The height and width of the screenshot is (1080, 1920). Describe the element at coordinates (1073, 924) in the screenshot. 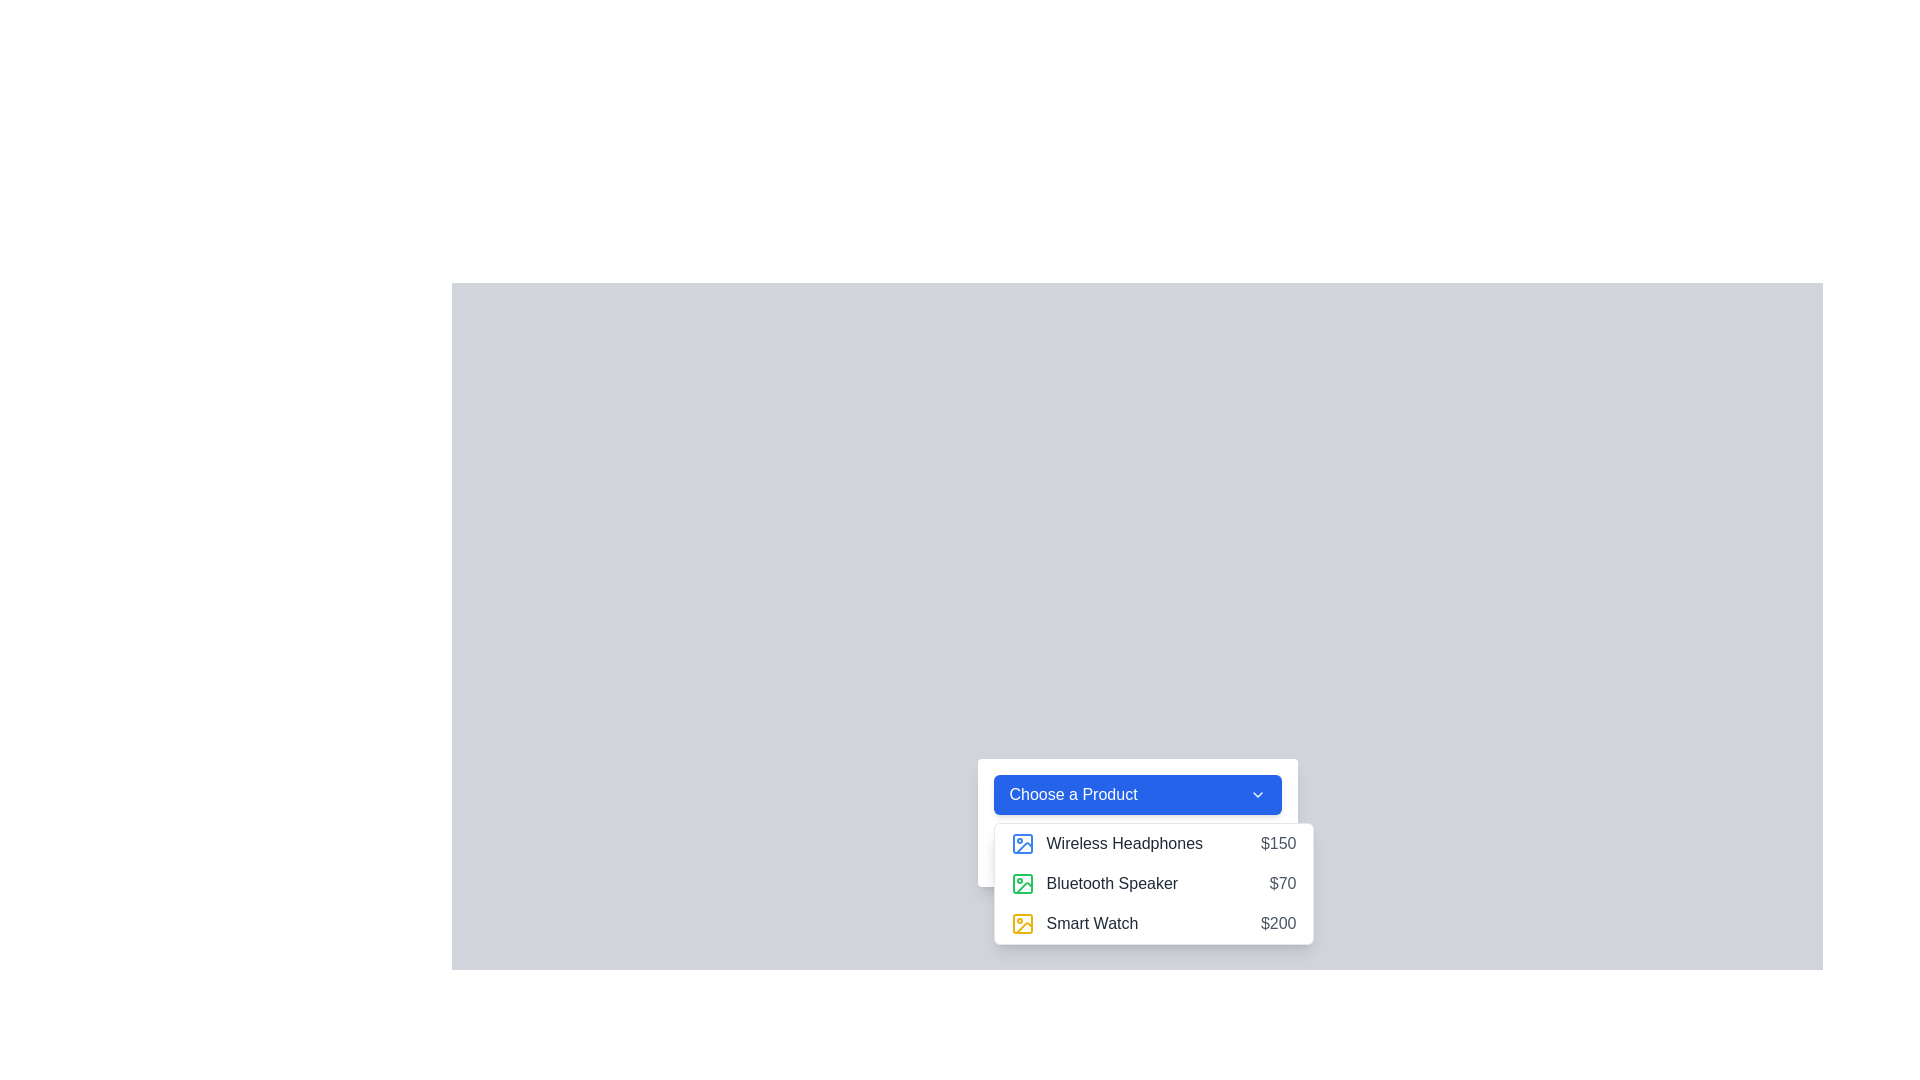

I see `the static text element labeled 'Smart Watch' with a yellow outlined icon to its left, located within the dropdown menu` at that location.